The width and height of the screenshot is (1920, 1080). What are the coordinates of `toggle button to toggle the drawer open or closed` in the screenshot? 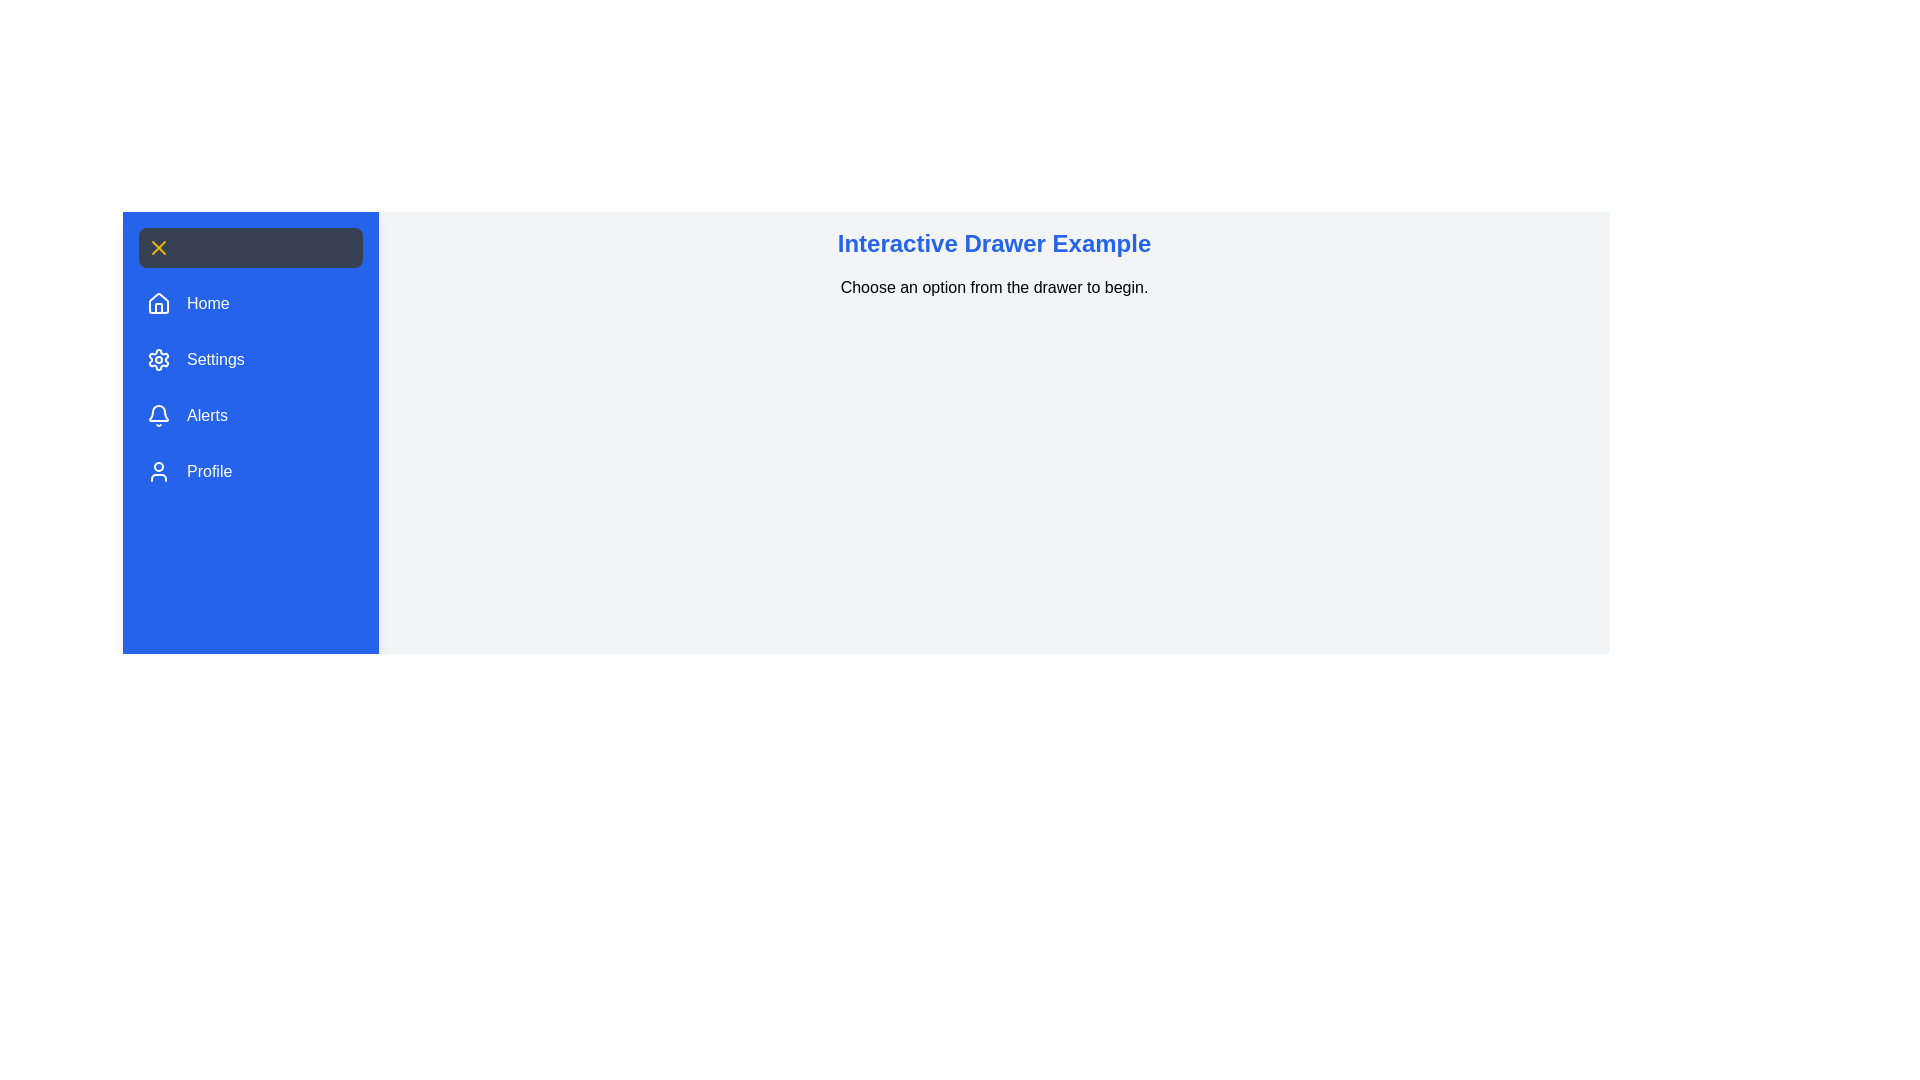 It's located at (249, 246).